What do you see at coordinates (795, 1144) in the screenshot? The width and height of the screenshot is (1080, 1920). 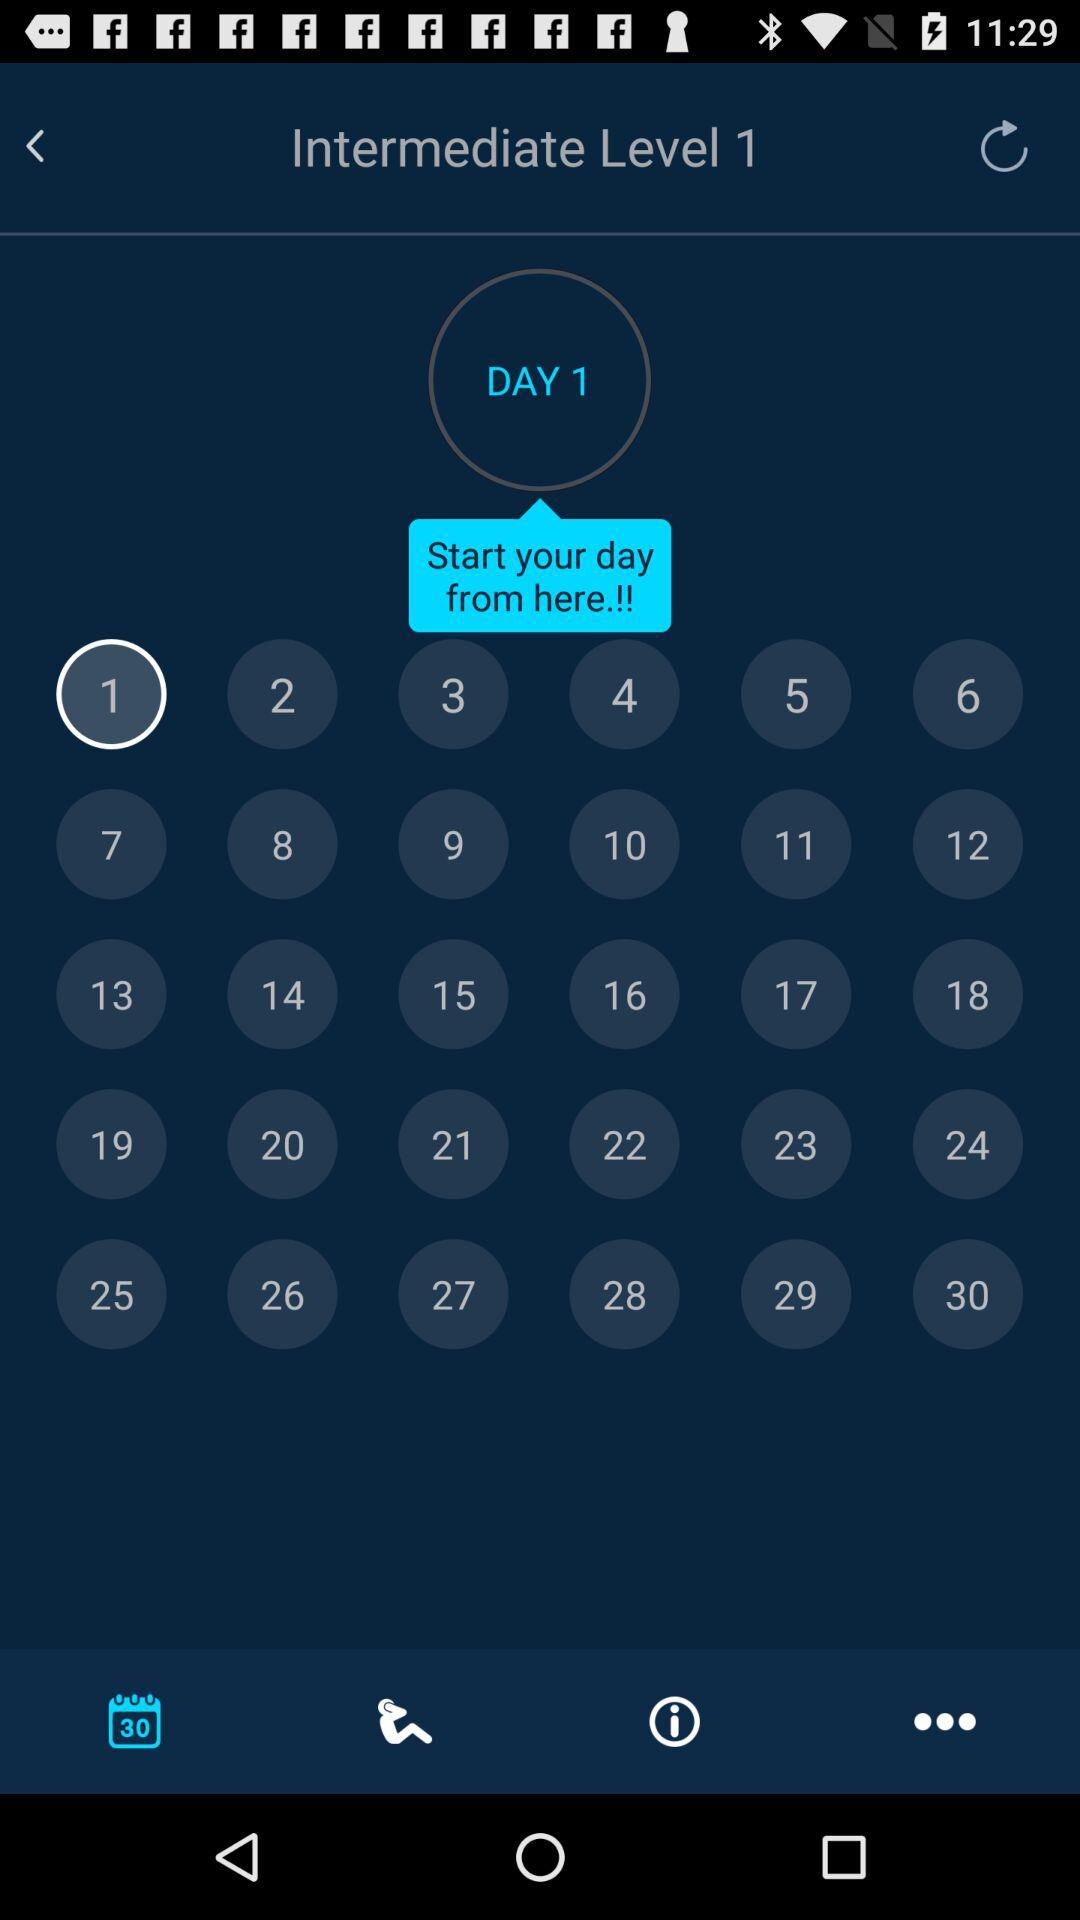 I see `day` at bounding box center [795, 1144].